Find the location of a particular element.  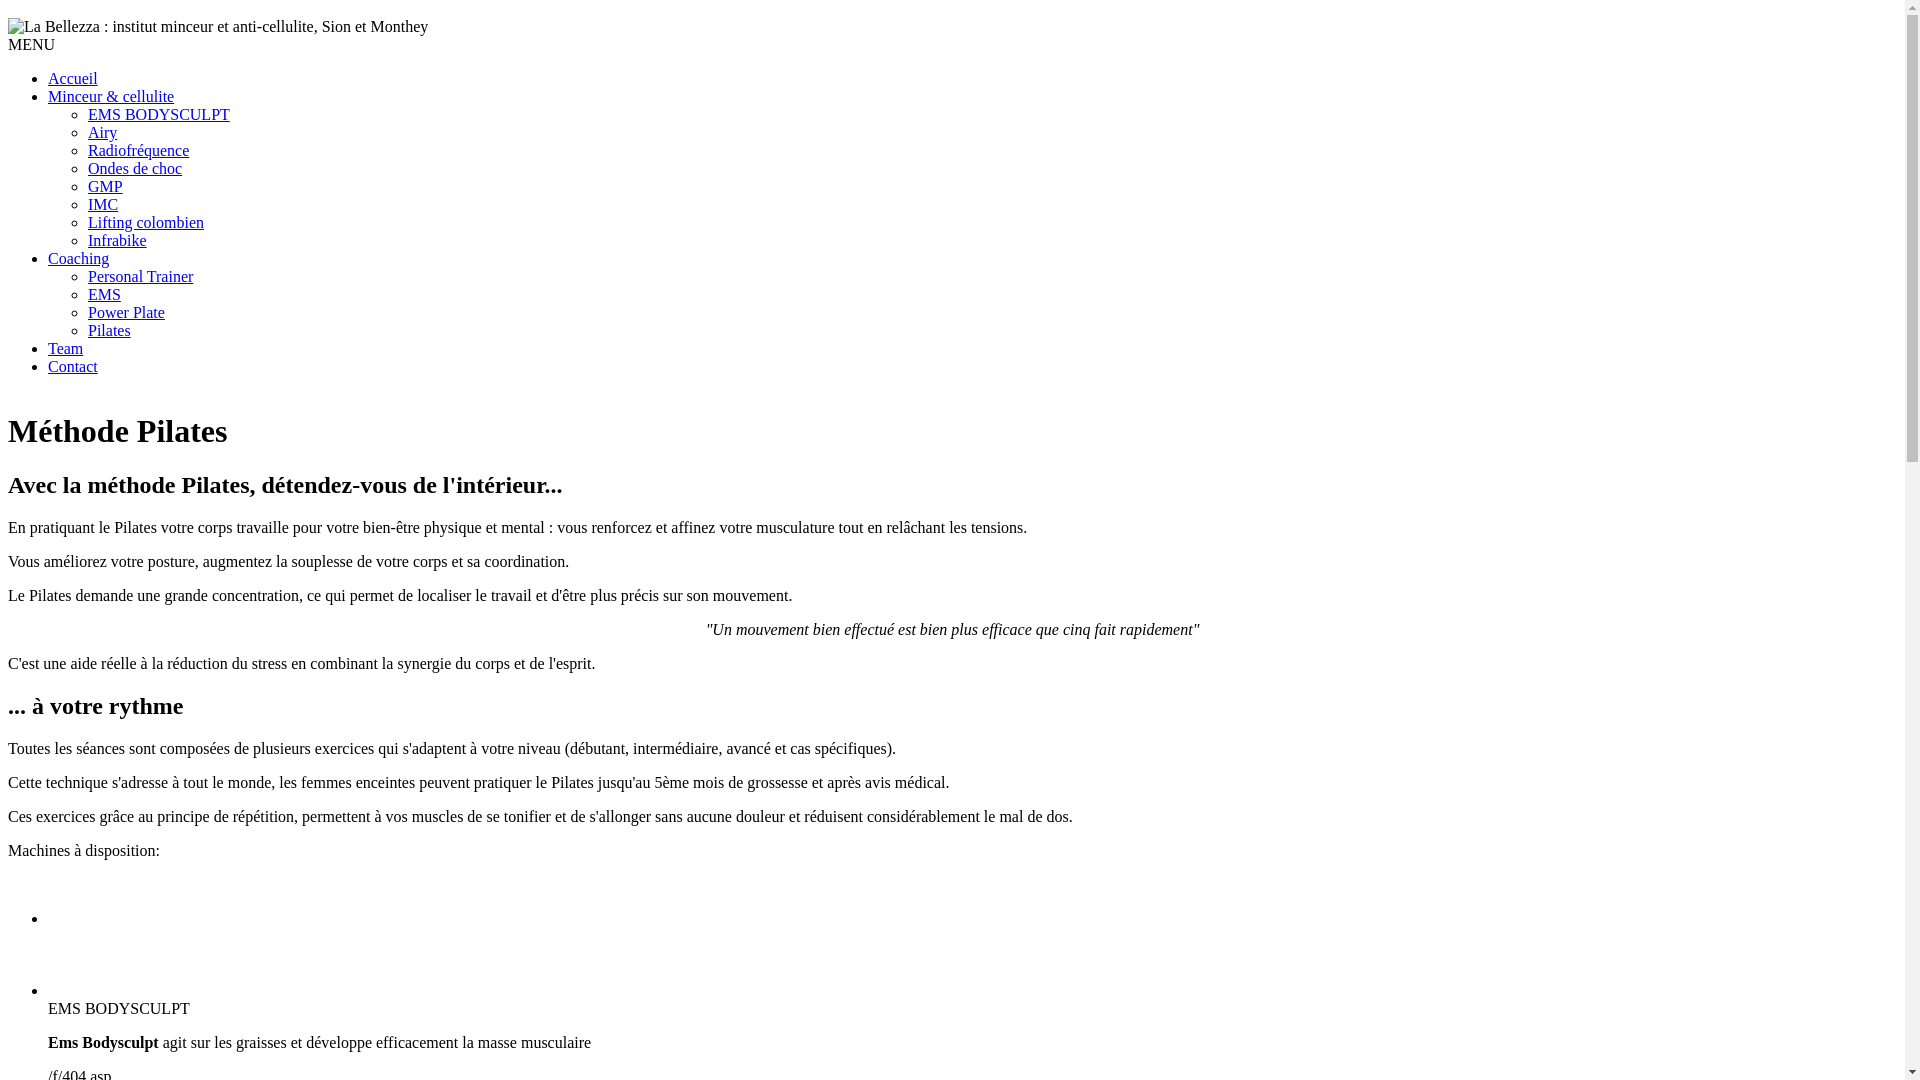

'Personal Trainer' is located at coordinates (139, 276).